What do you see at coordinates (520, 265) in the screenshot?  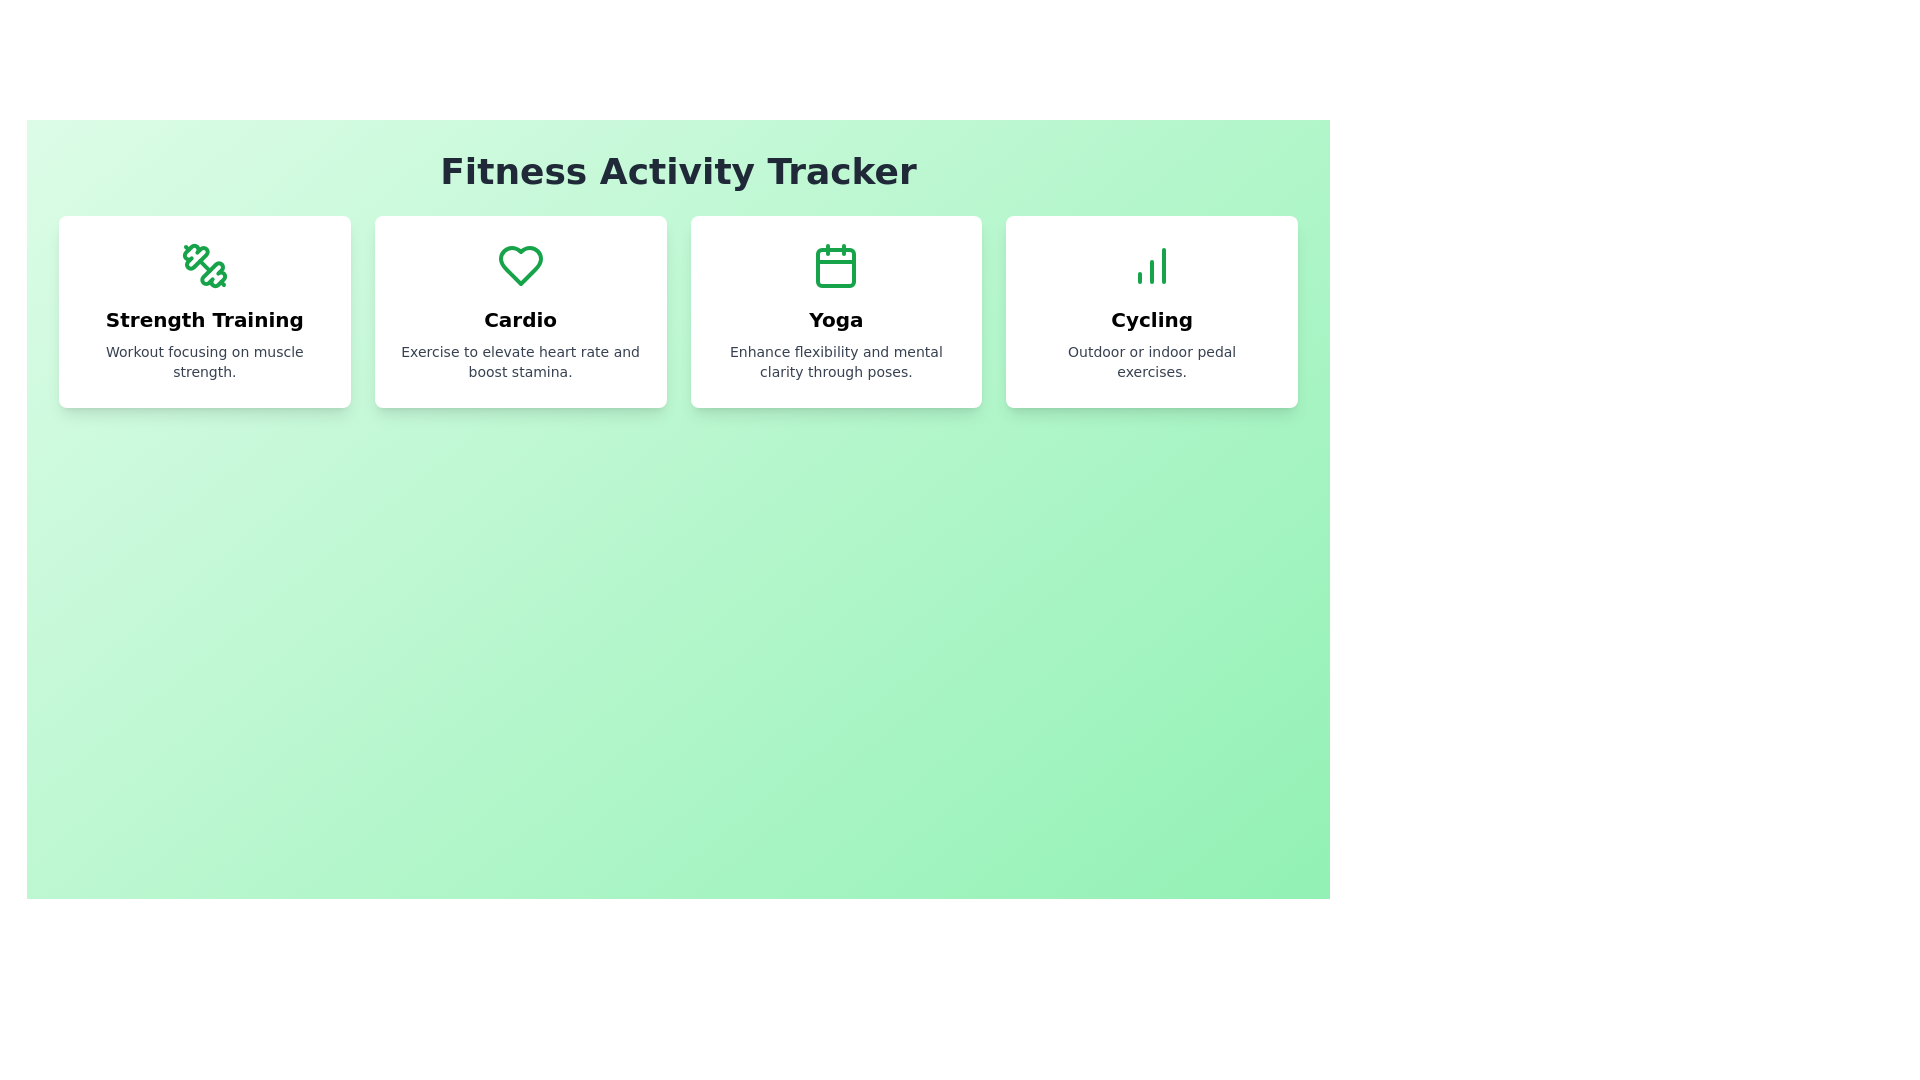 I see `the heart icon representing cardio activity, which is centrally located within the 'Cardio' card, directly above the text 'Cardio'` at bounding box center [520, 265].